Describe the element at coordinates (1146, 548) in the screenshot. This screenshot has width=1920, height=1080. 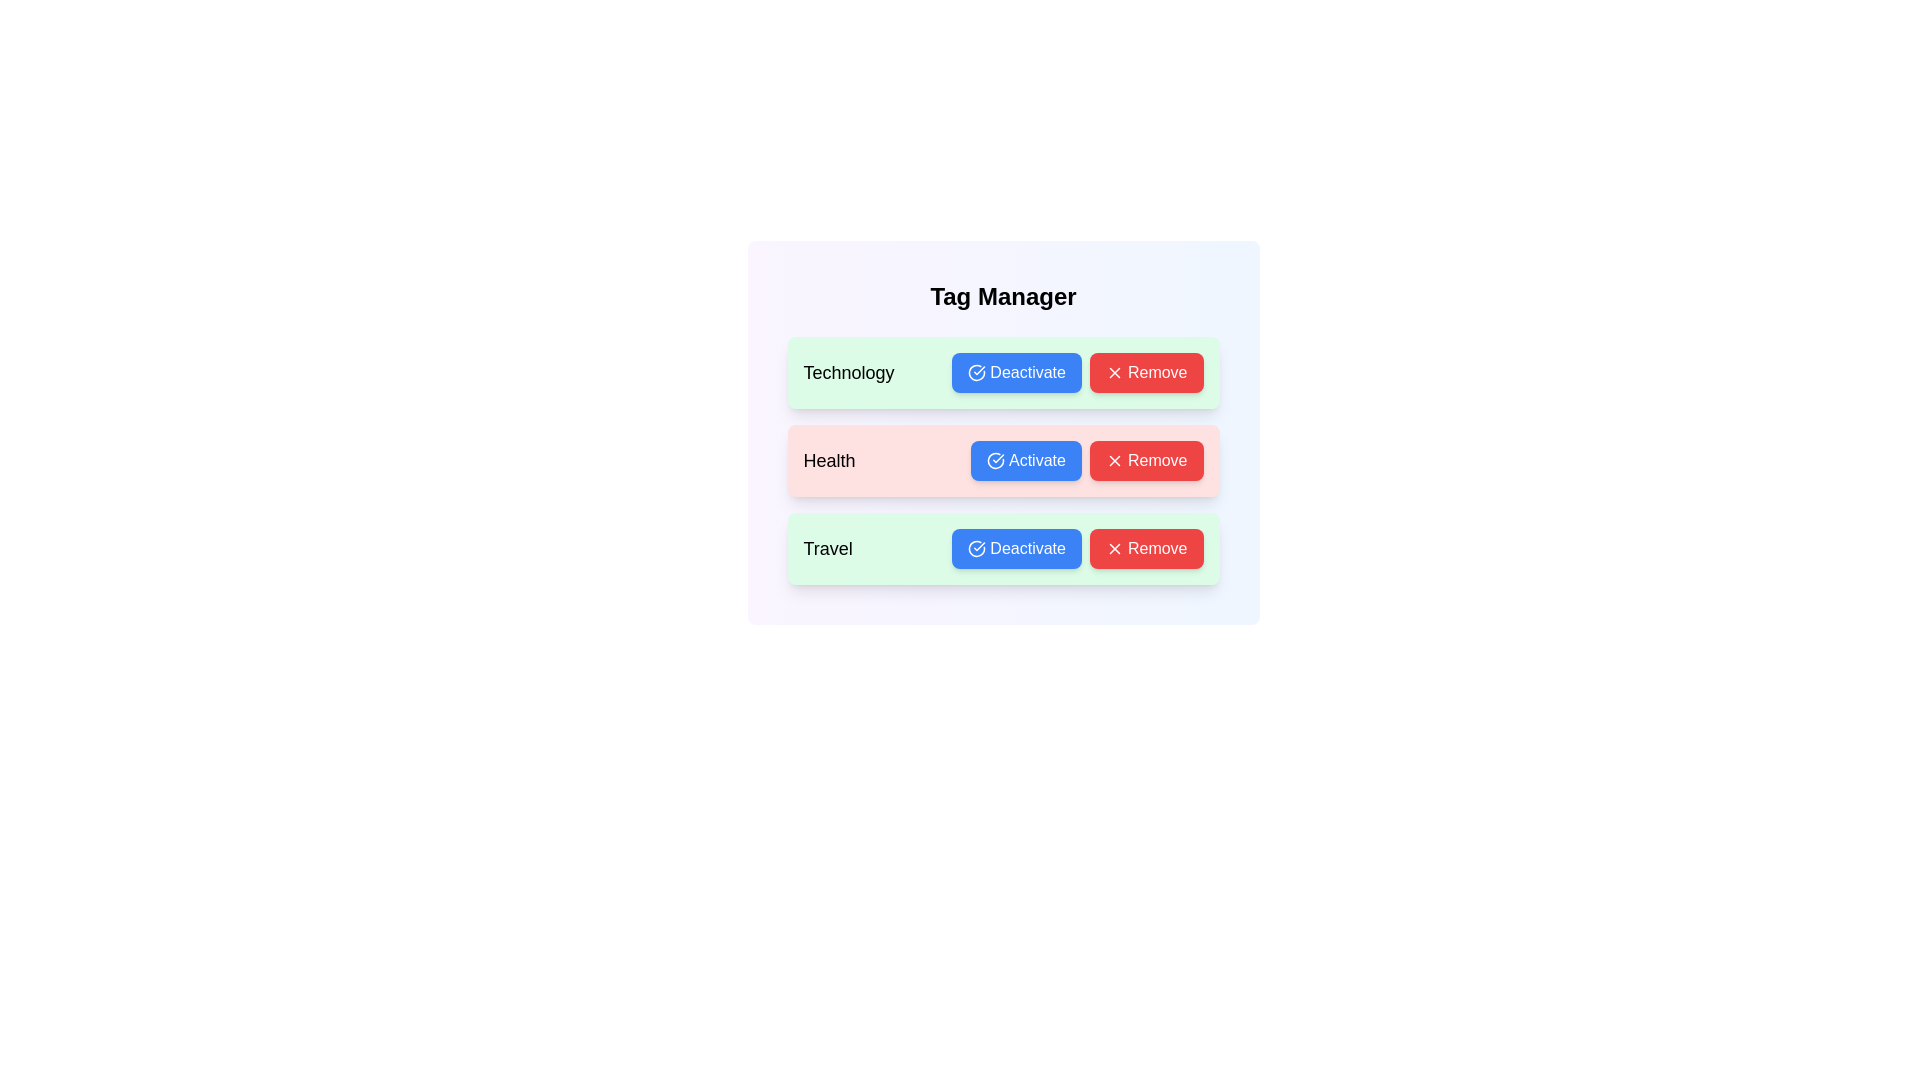
I see `'Remove' button for the tag with name Travel` at that location.